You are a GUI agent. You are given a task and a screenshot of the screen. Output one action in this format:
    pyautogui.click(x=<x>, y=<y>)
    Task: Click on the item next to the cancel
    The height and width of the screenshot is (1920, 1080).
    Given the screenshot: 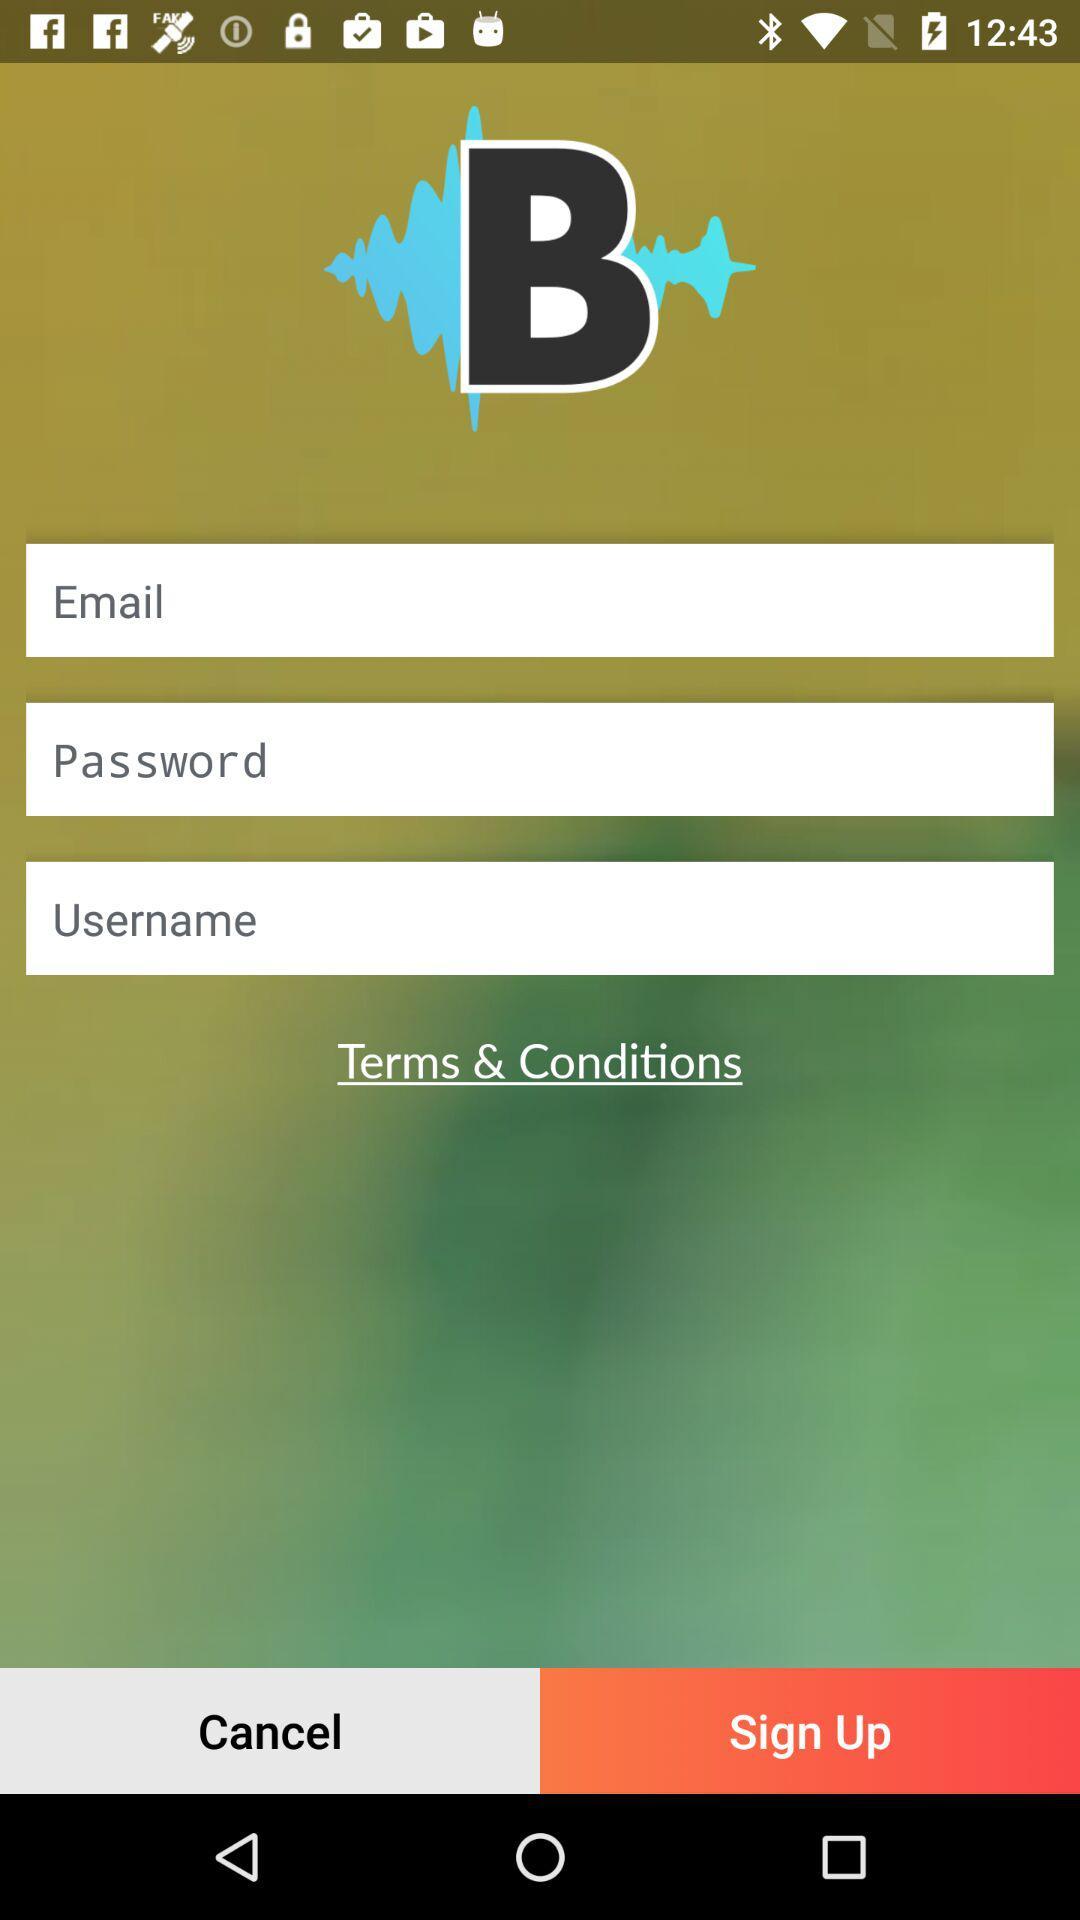 What is the action you would take?
    pyautogui.click(x=810, y=1730)
    